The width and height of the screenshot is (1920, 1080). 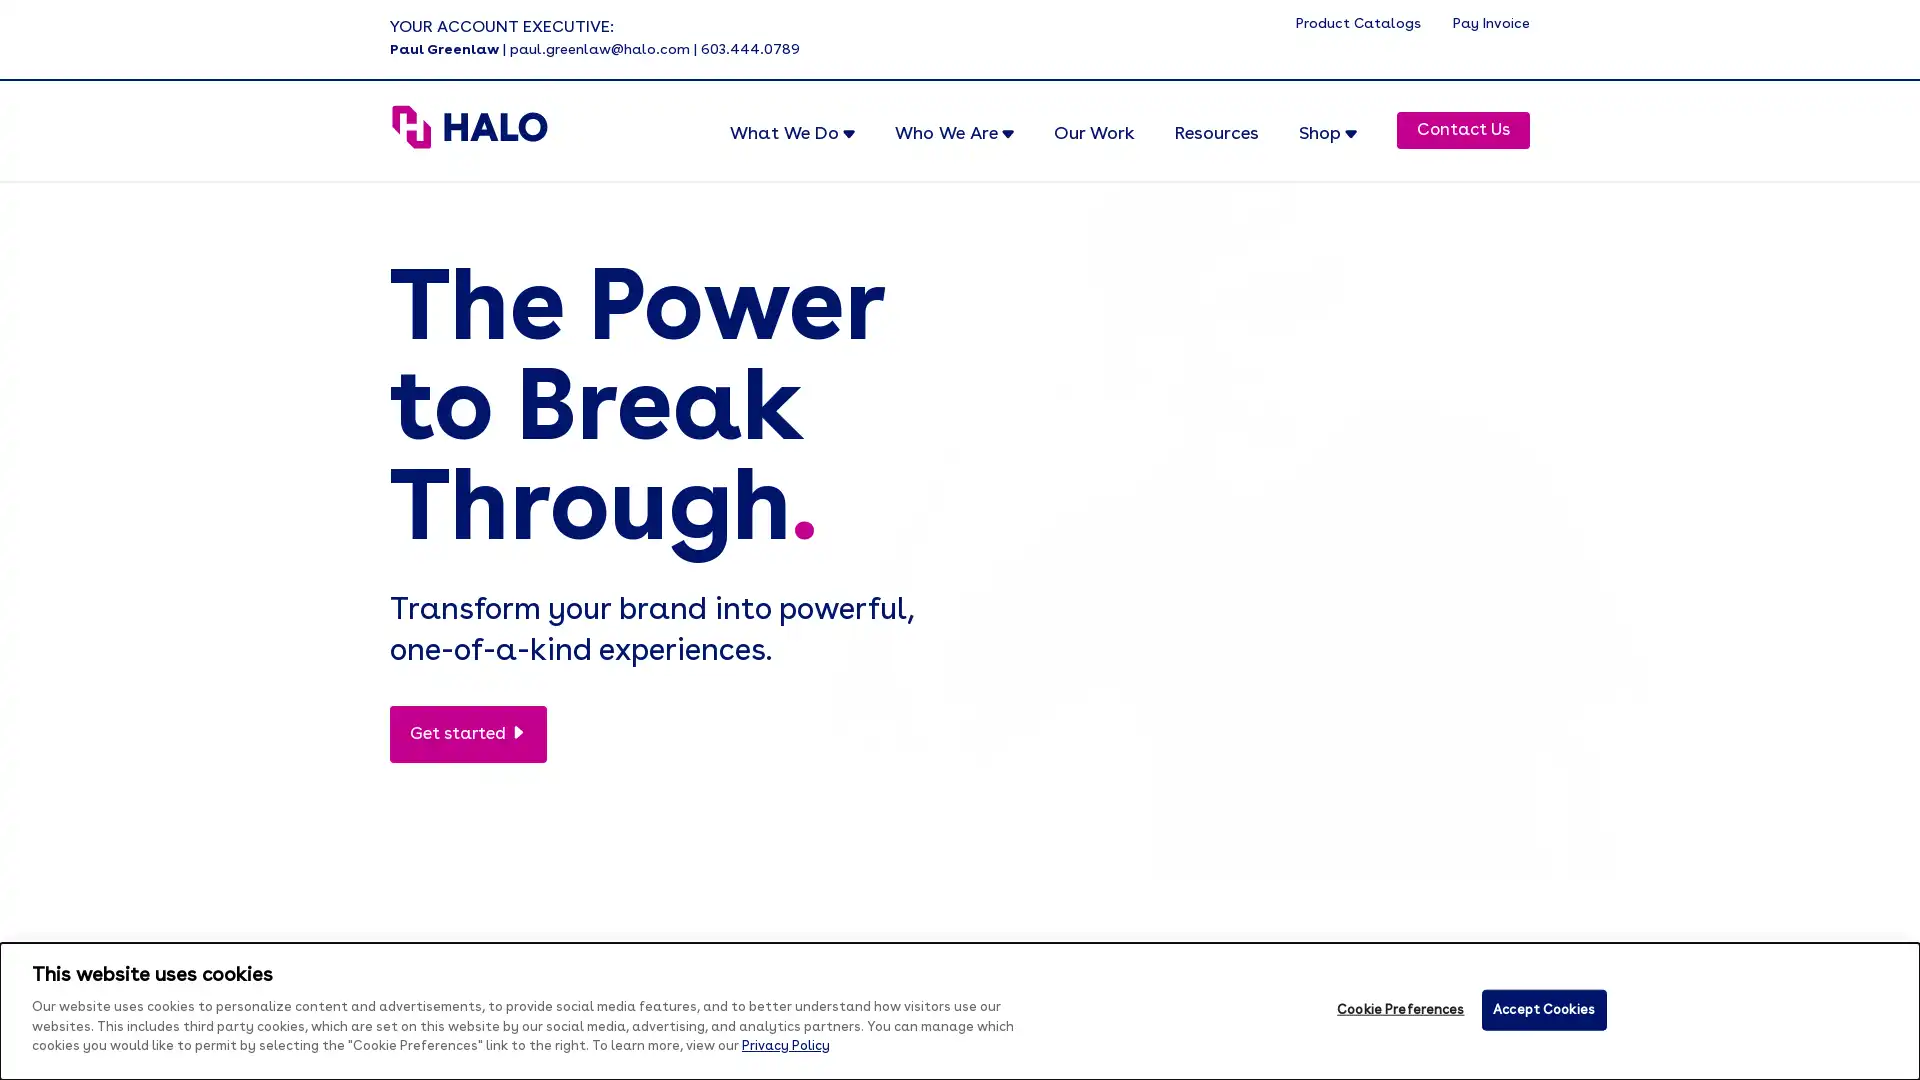 What do you see at coordinates (1542, 1010) in the screenshot?
I see `Accept Cookies` at bounding box center [1542, 1010].